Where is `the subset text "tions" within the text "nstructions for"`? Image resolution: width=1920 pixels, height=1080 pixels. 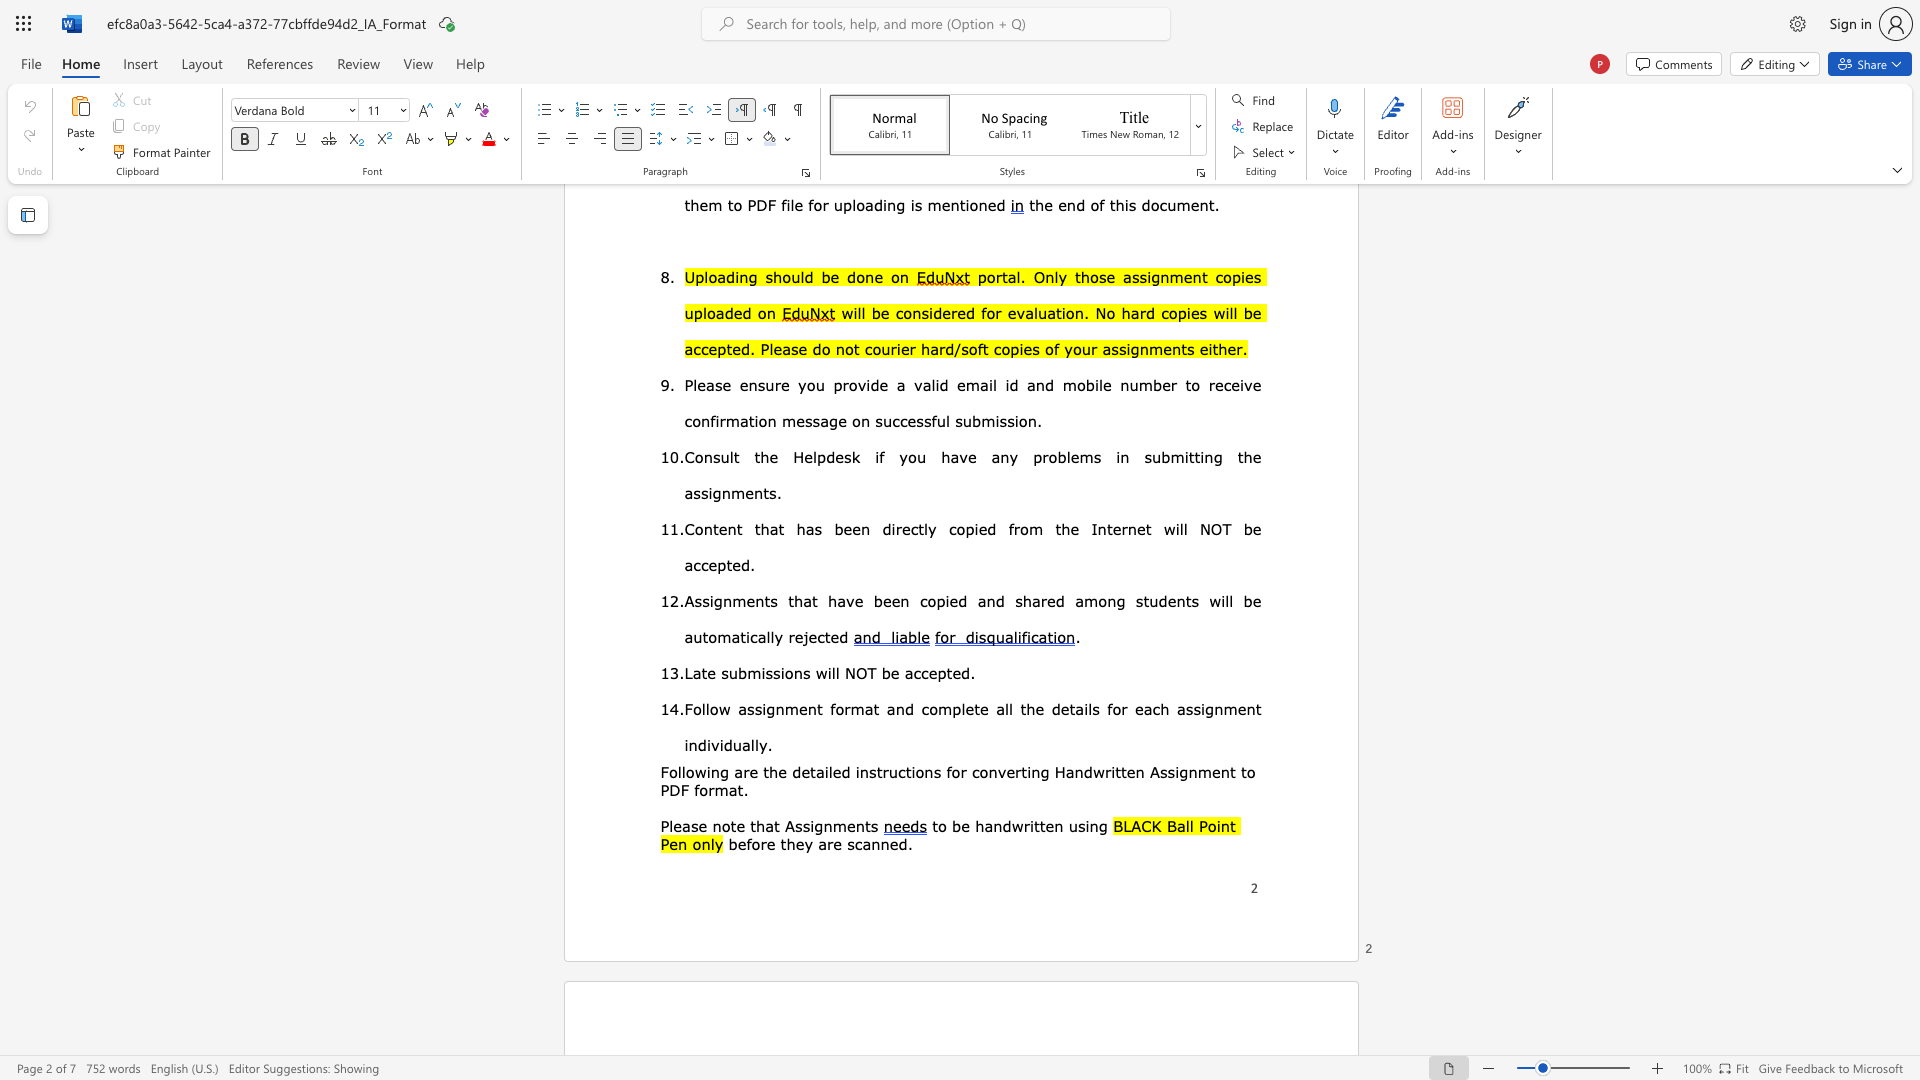
the subset text "tions" within the text "nstructions for" is located at coordinates (904, 770).